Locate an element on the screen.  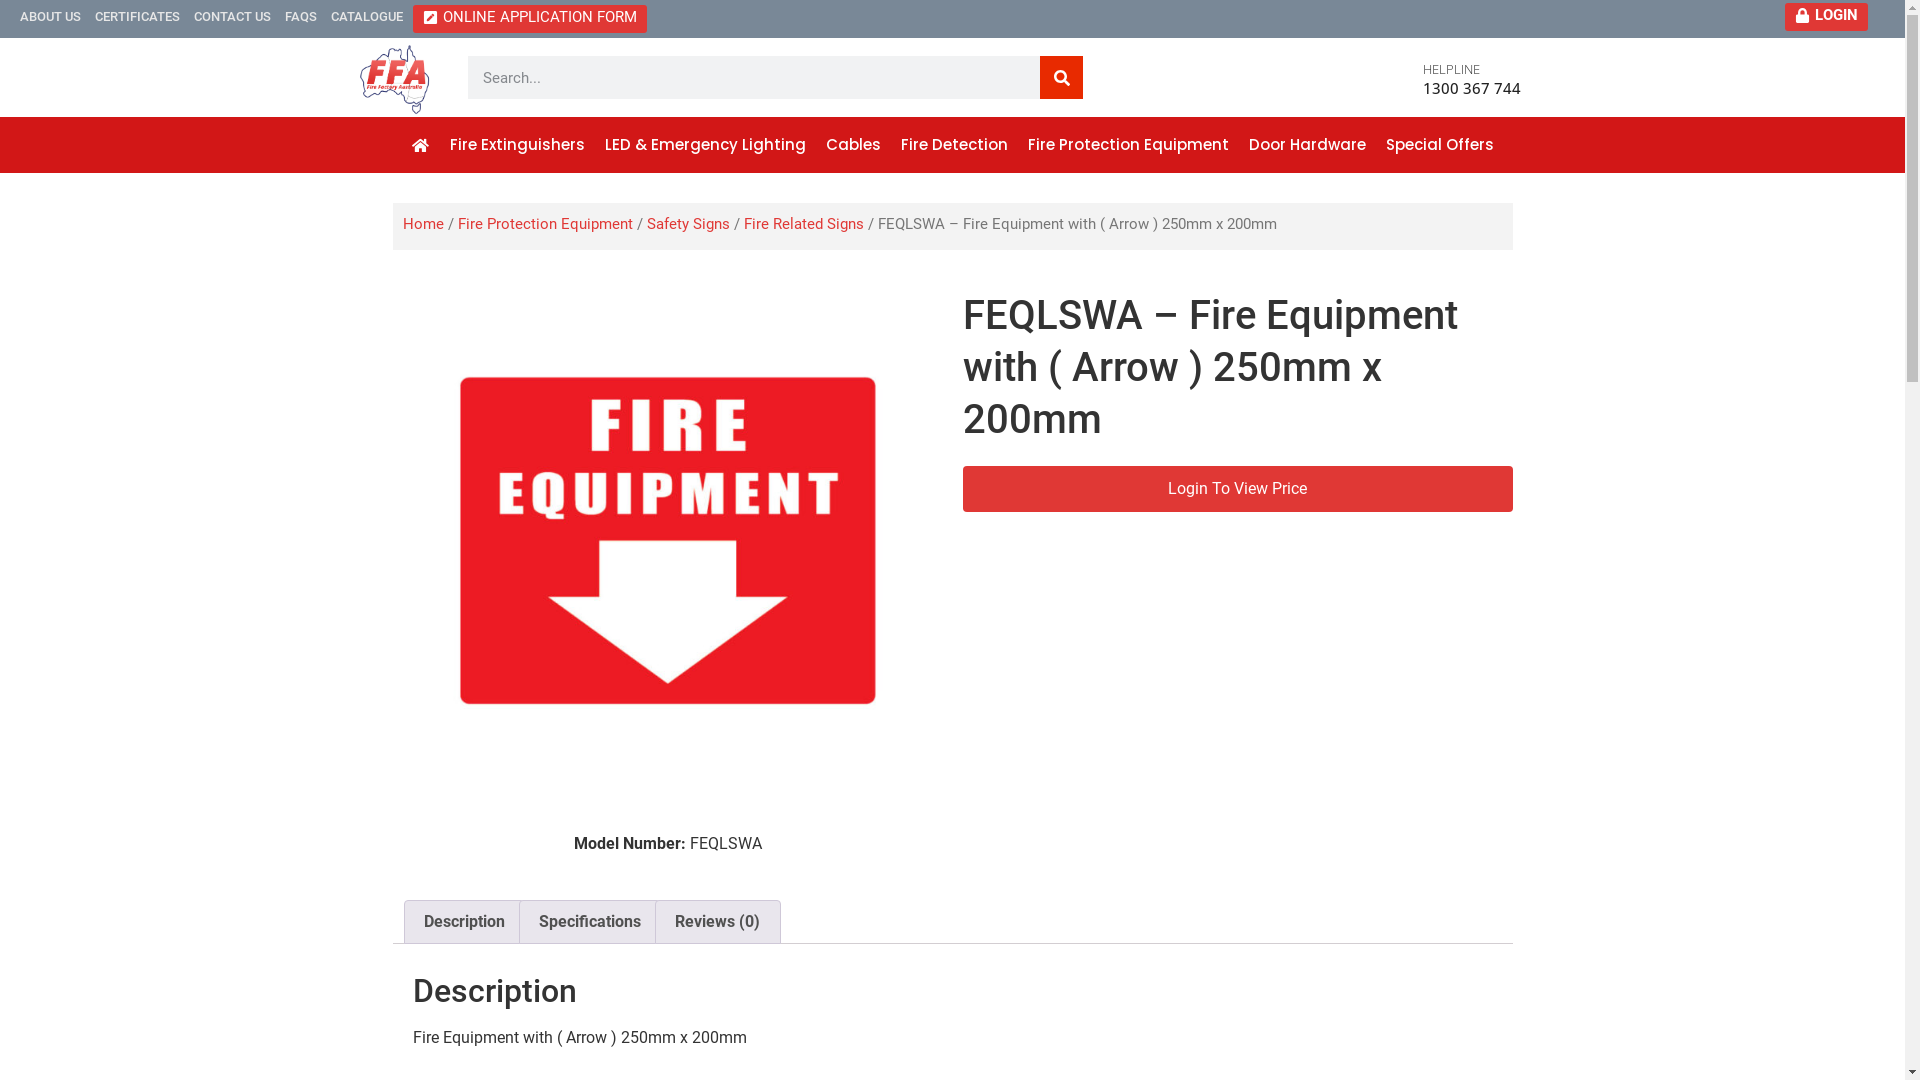
'Fire Protection Equipment' is located at coordinates (545, 223).